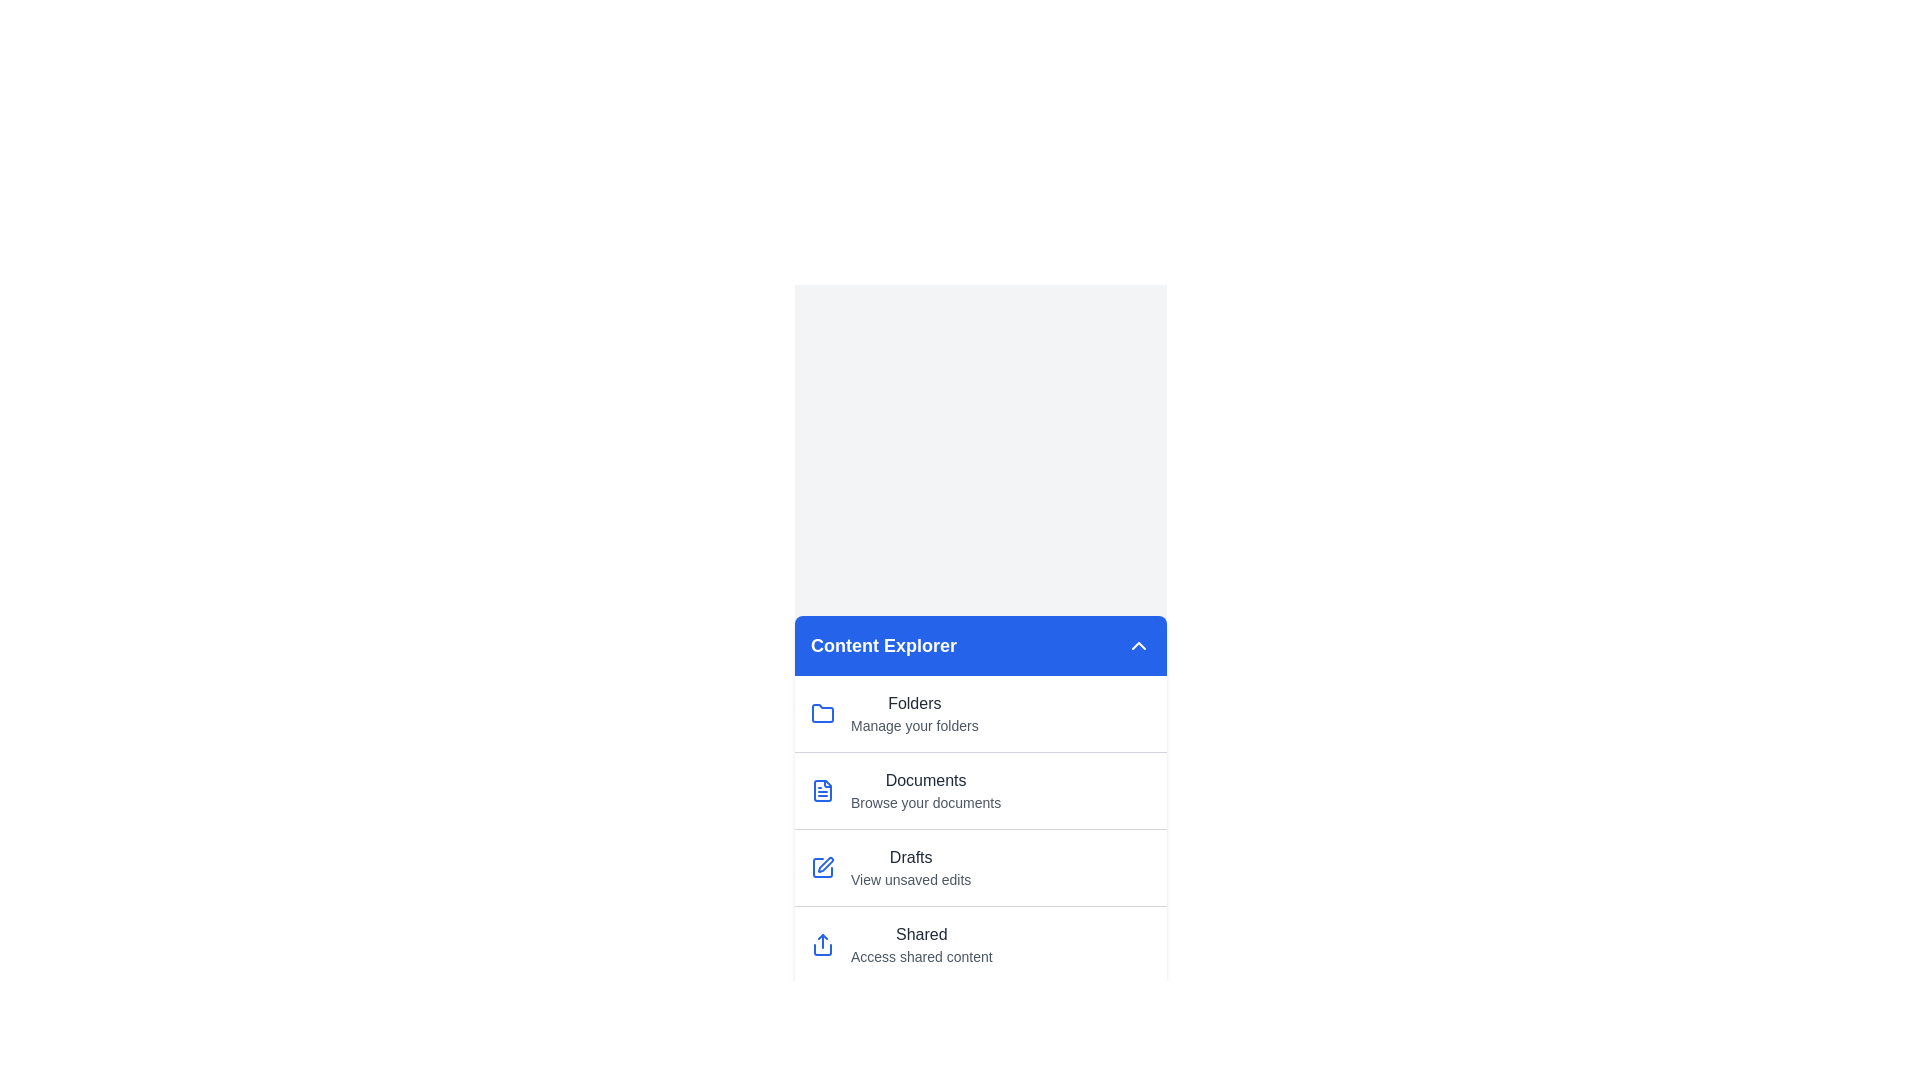 The height and width of the screenshot is (1080, 1920). I want to click on the header button to toggle the menu state, so click(1138, 645).